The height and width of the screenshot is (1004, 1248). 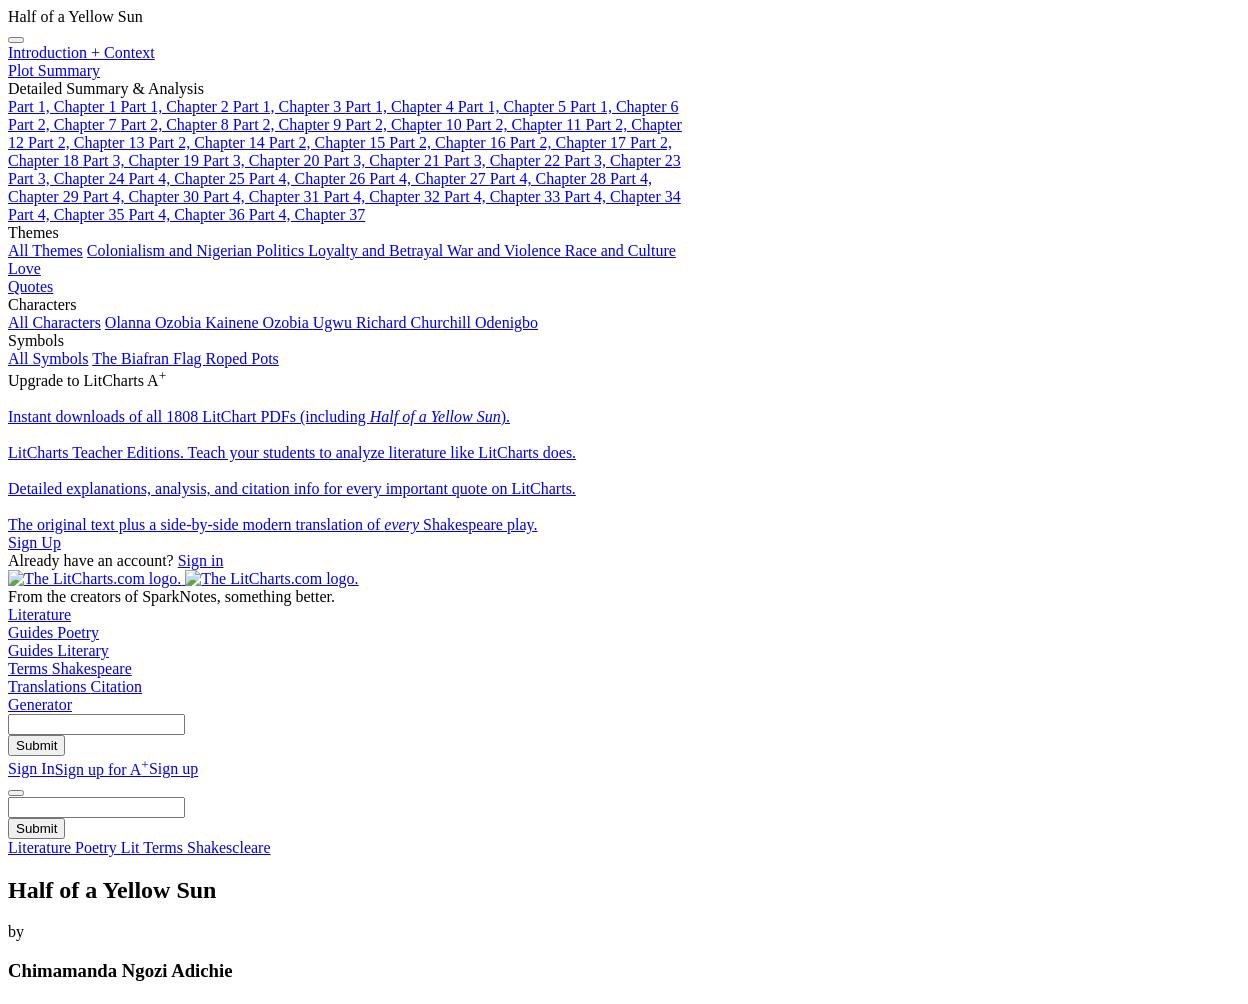 What do you see at coordinates (153, 846) in the screenshot?
I see `'Lit Terms'` at bounding box center [153, 846].